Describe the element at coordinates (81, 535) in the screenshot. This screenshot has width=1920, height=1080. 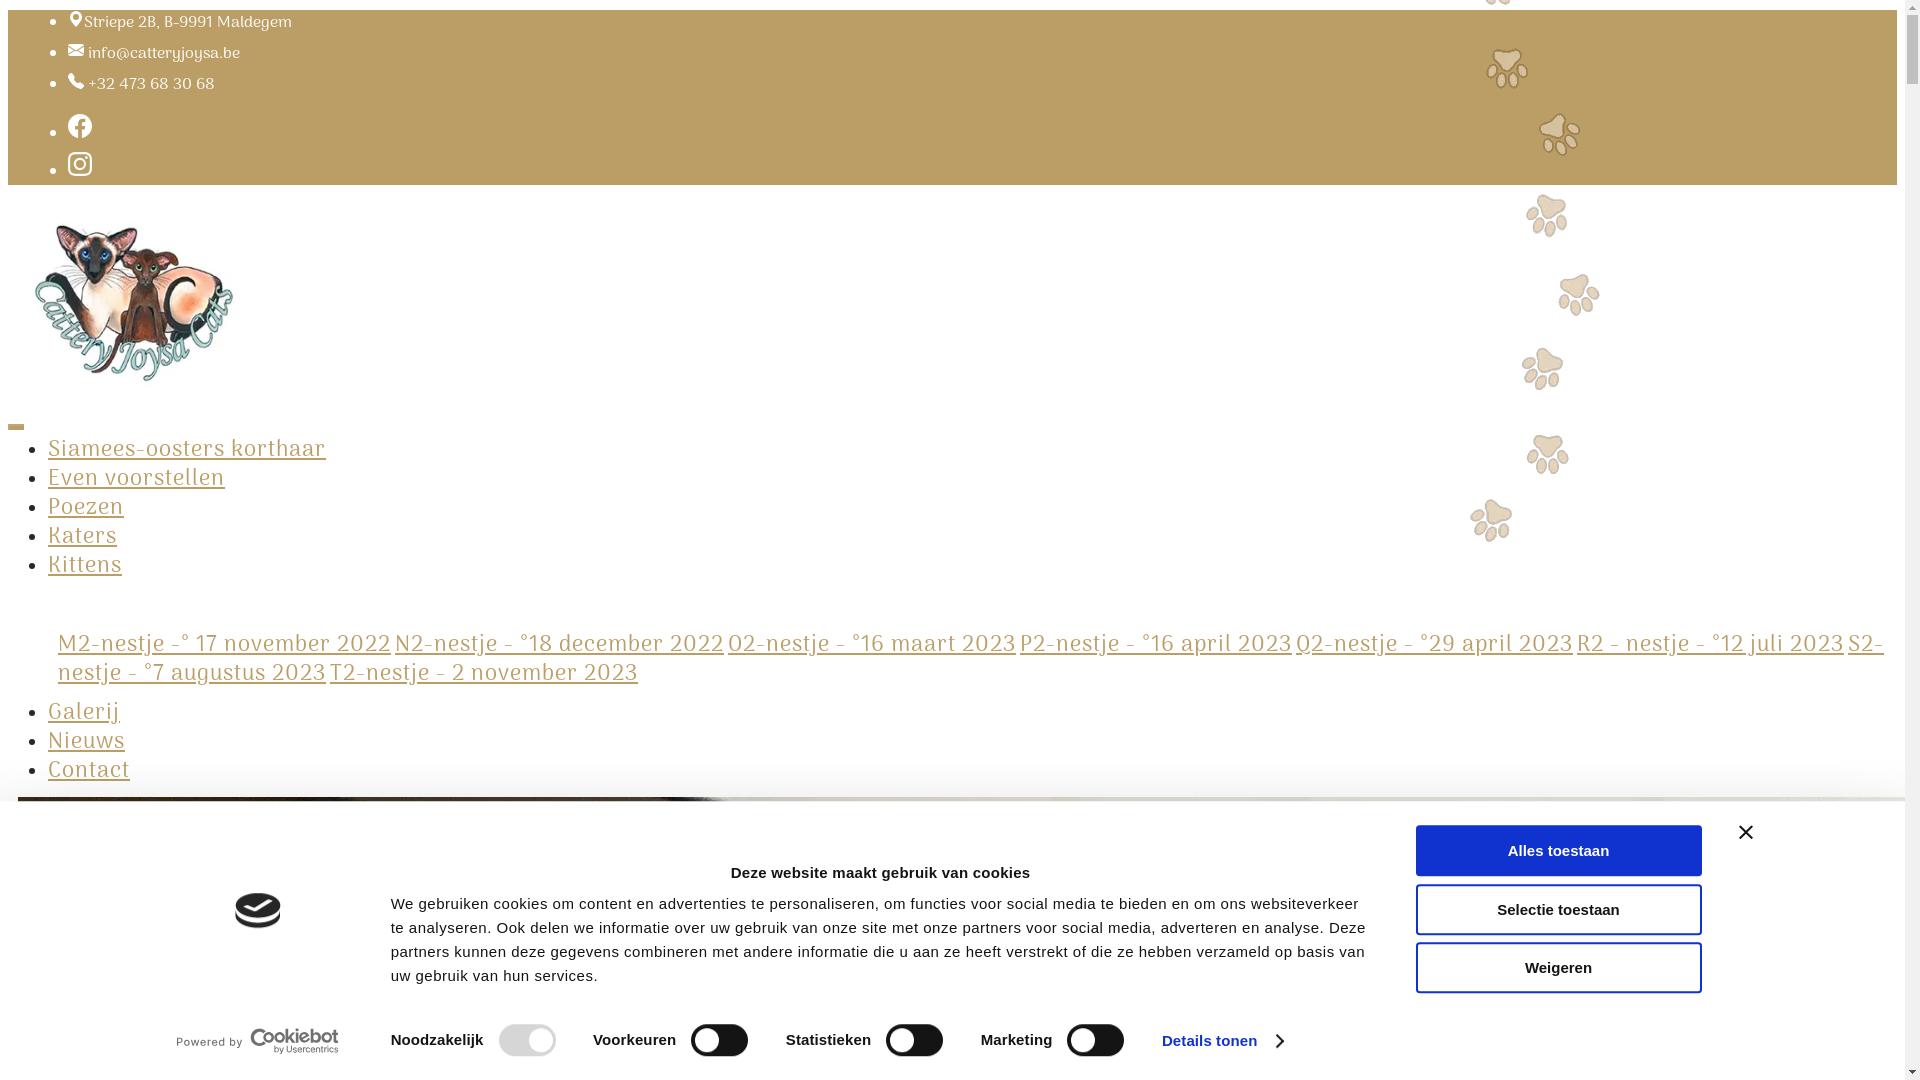
I see `'Katers'` at that location.